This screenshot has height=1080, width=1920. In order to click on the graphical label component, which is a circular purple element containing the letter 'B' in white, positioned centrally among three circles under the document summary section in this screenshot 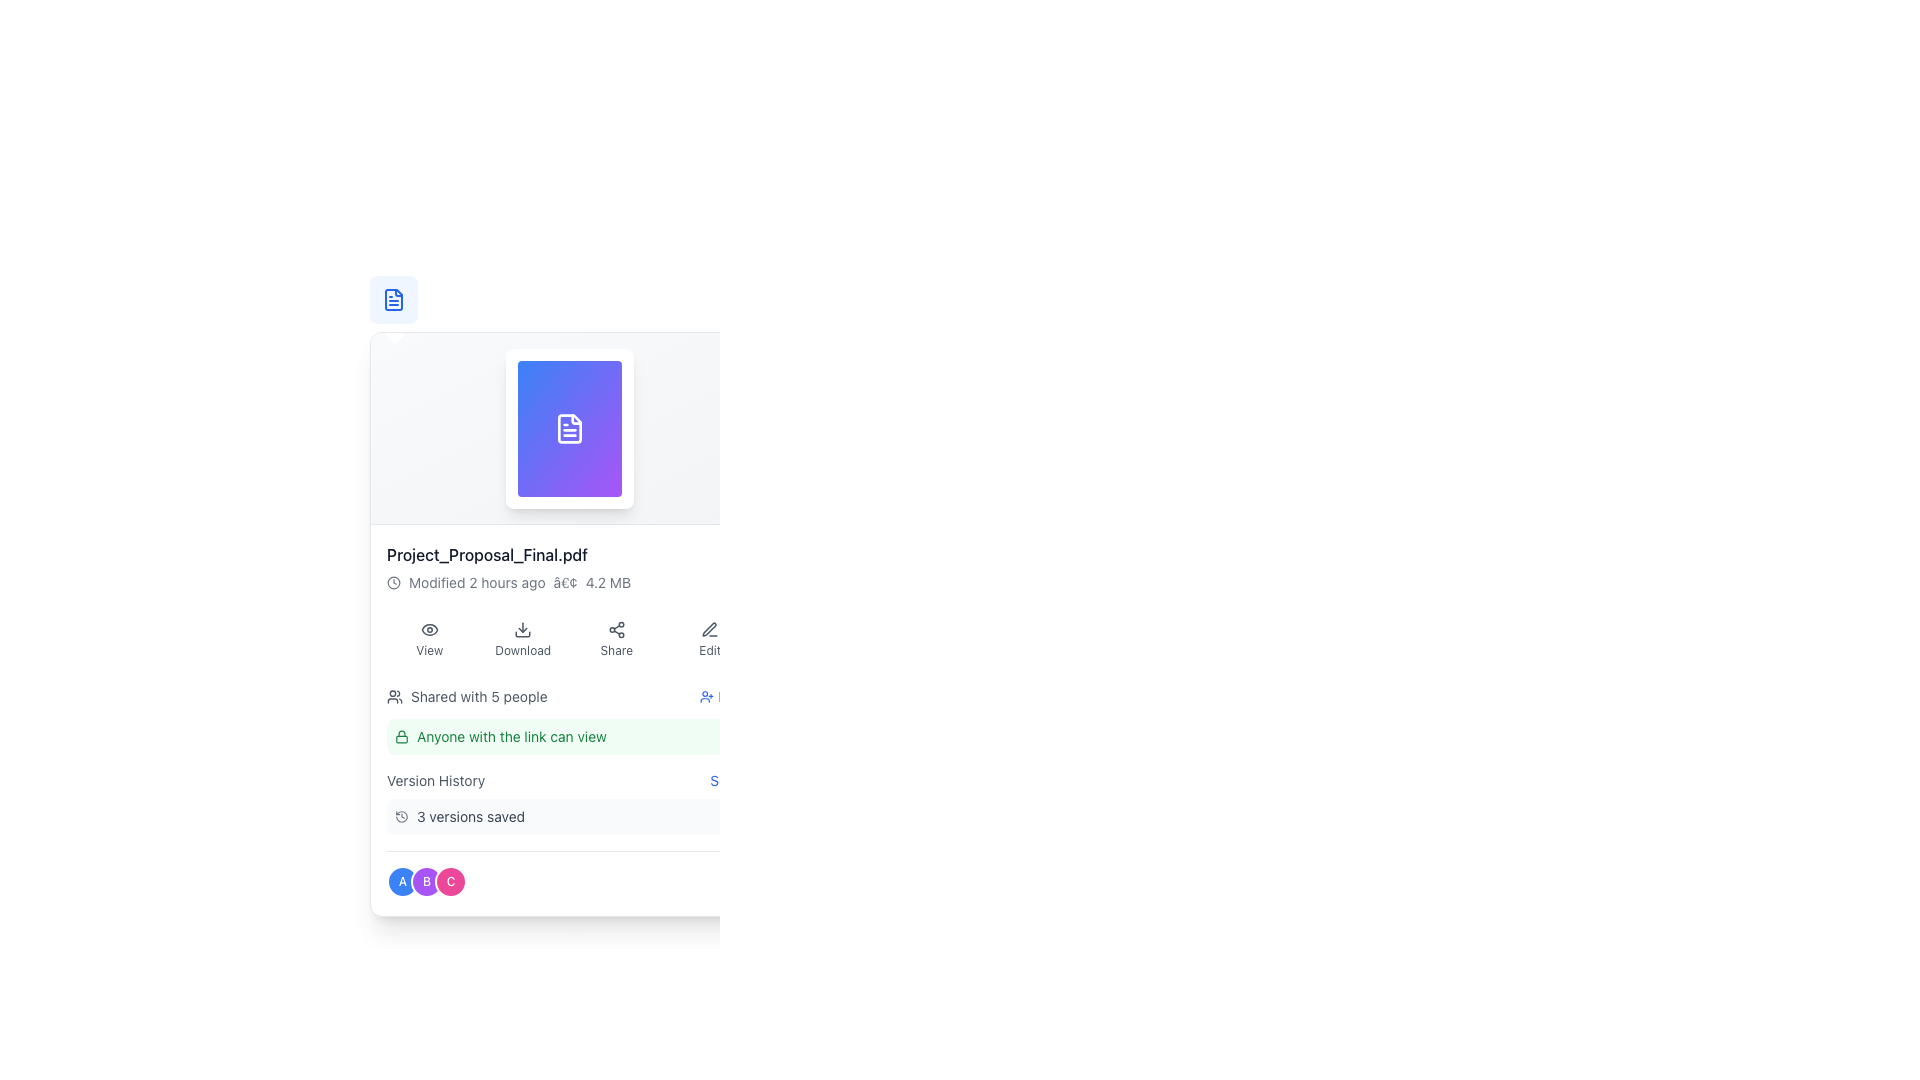, I will do `click(426, 881)`.